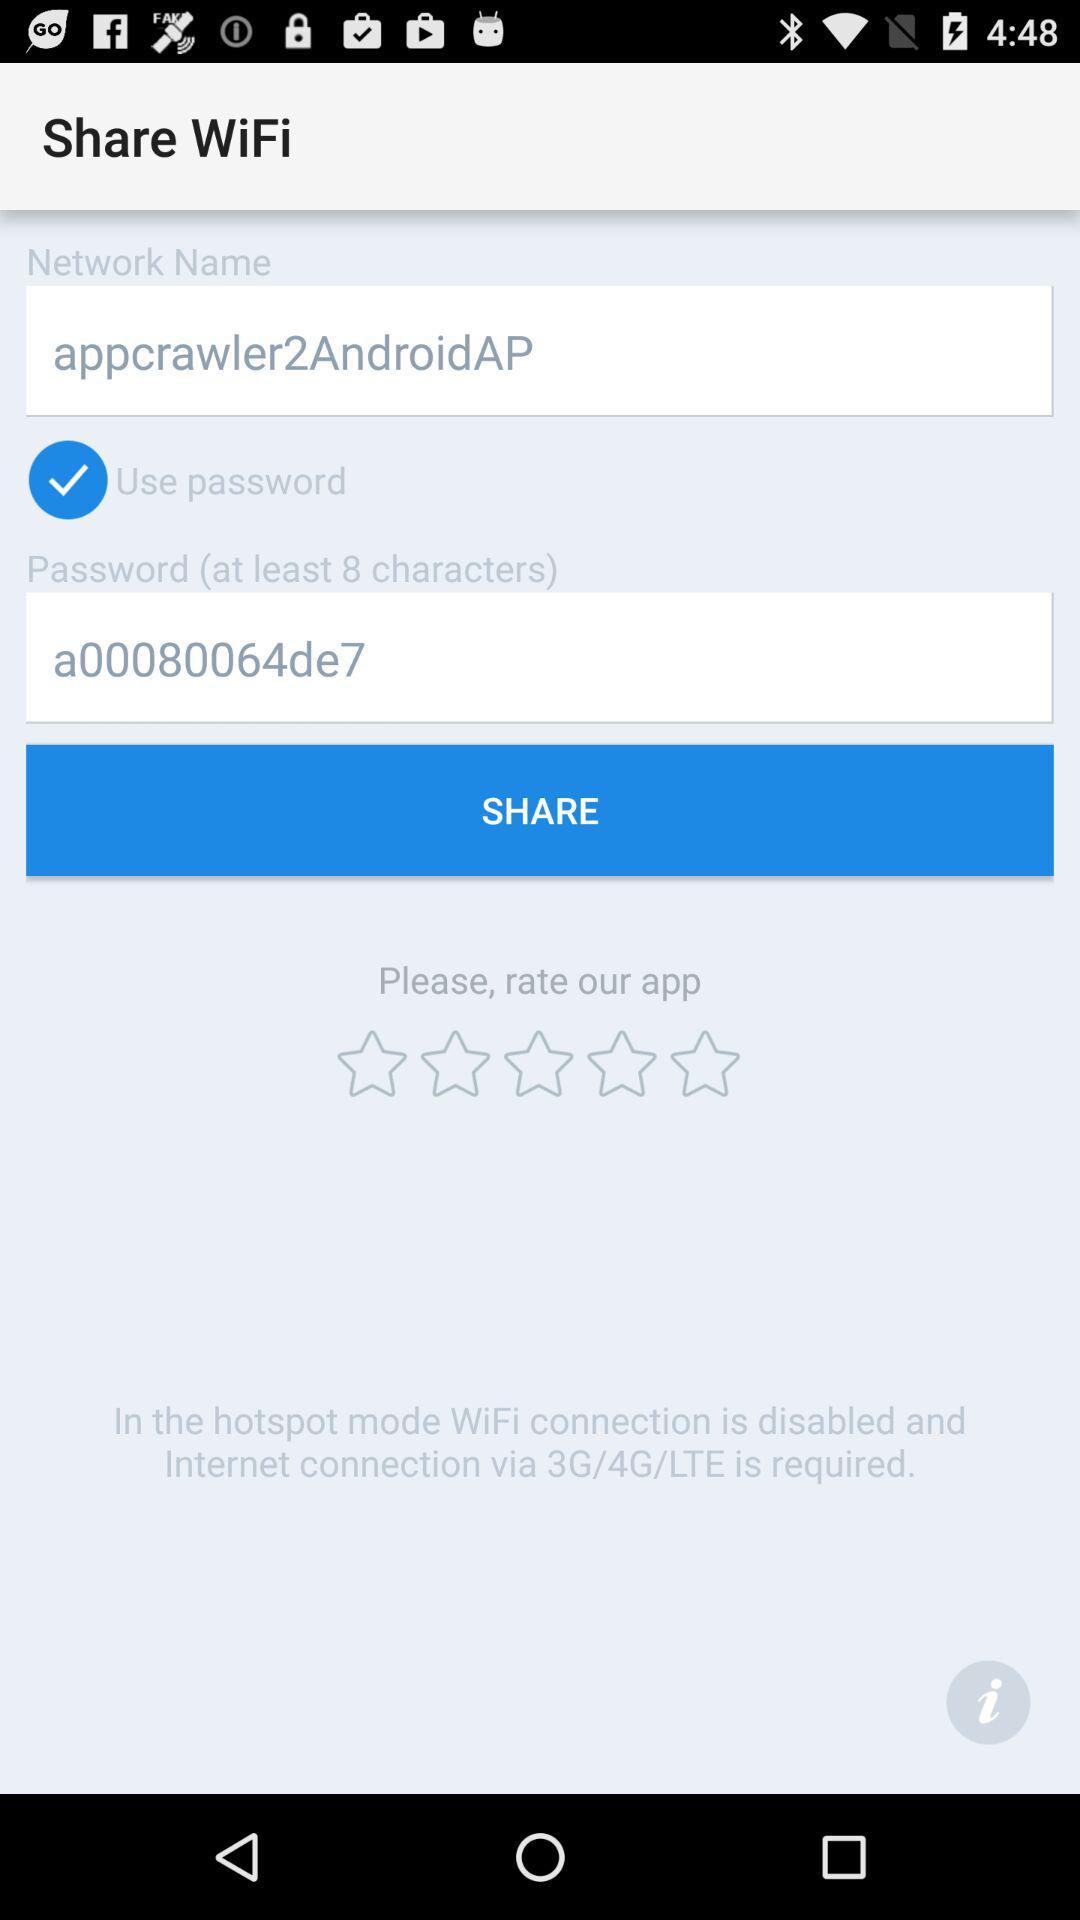  I want to click on the a00080064de7 icon, so click(540, 658).